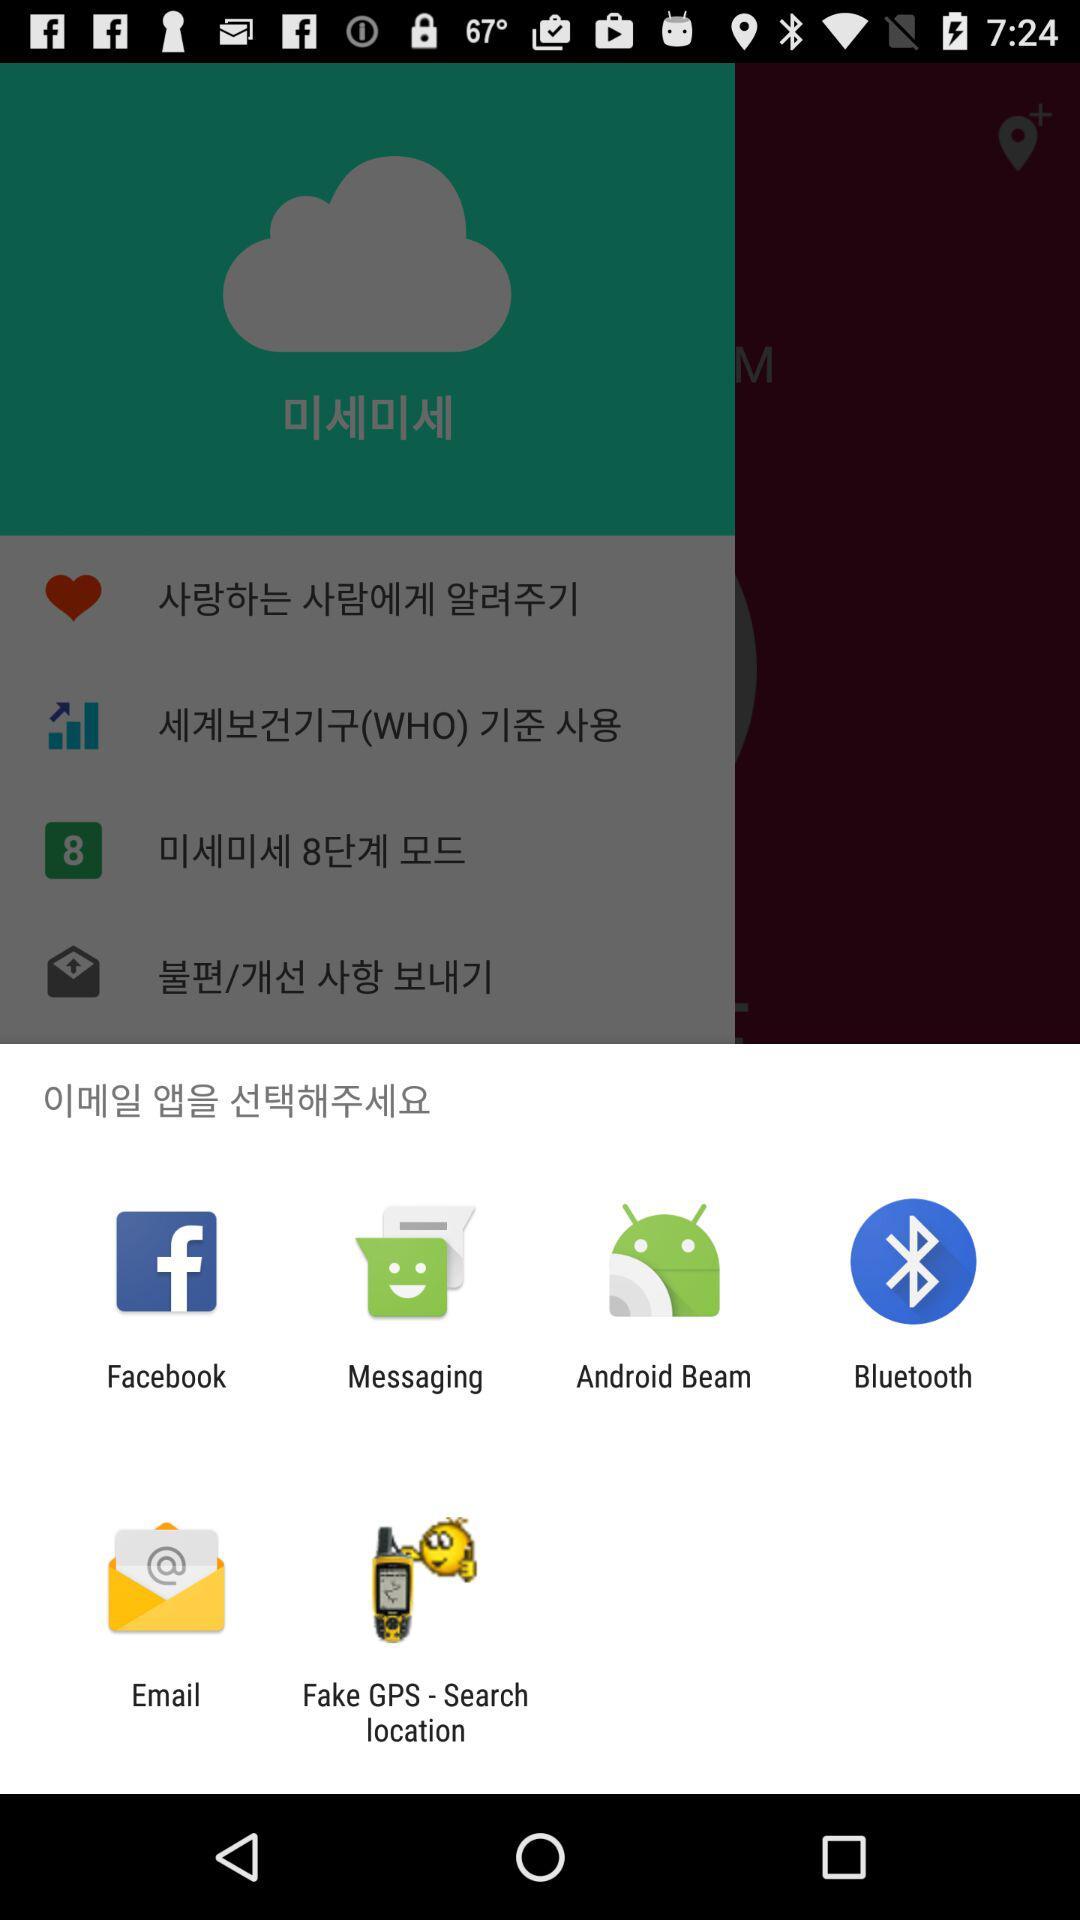 The width and height of the screenshot is (1080, 1920). What do you see at coordinates (414, 1392) in the screenshot?
I see `the item next to the android beam icon` at bounding box center [414, 1392].